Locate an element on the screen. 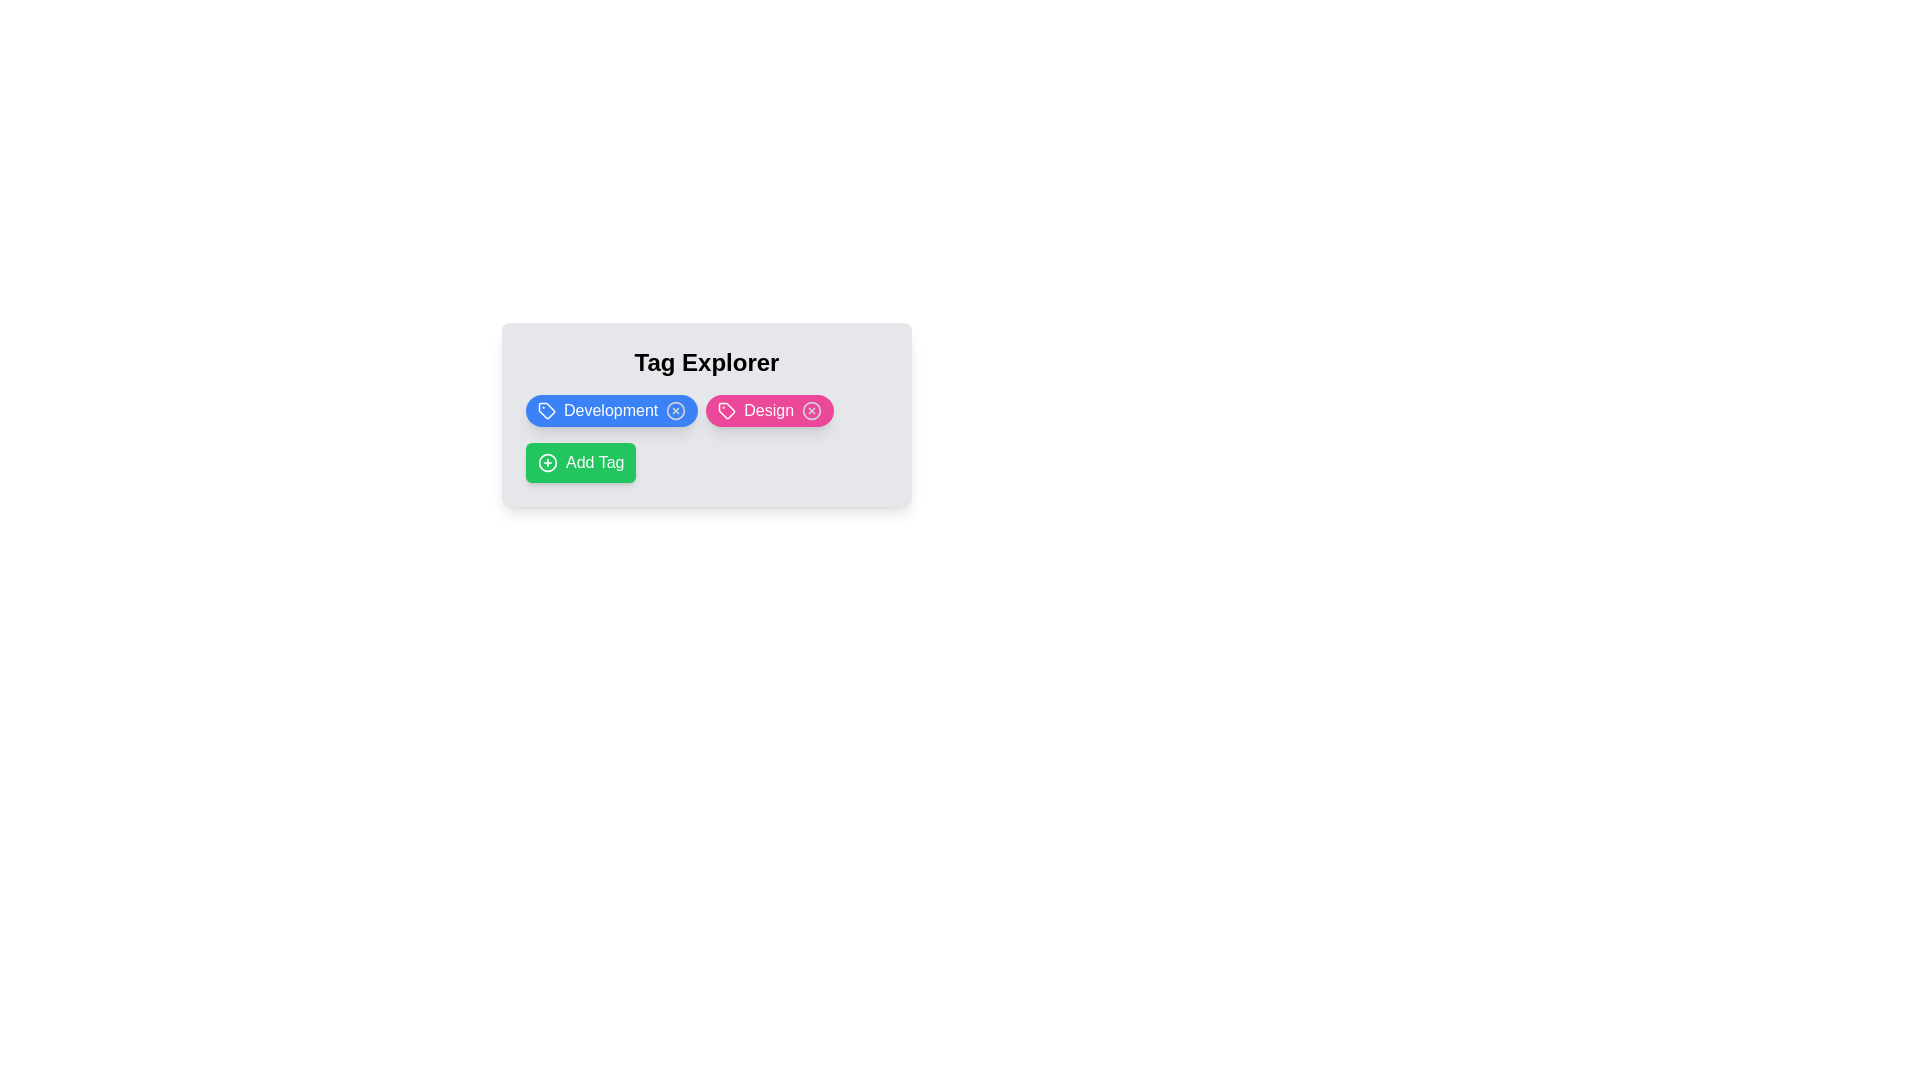 Image resolution: width=1920 pixels, height=1080 pixels. close icon of the tag labeled Development to remove it is located at coordinates (676, 410).